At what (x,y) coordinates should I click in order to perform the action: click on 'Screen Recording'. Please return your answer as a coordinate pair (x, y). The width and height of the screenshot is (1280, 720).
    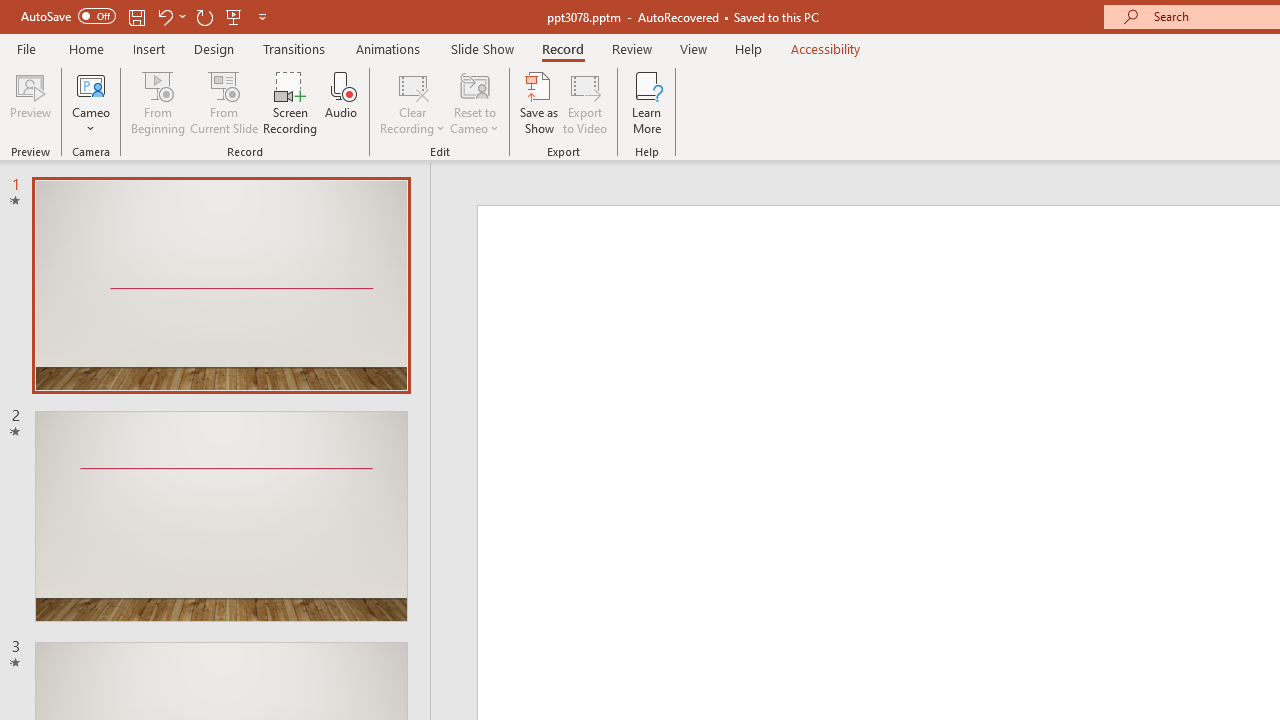
    Looking at the image, I should click on (289, 103).